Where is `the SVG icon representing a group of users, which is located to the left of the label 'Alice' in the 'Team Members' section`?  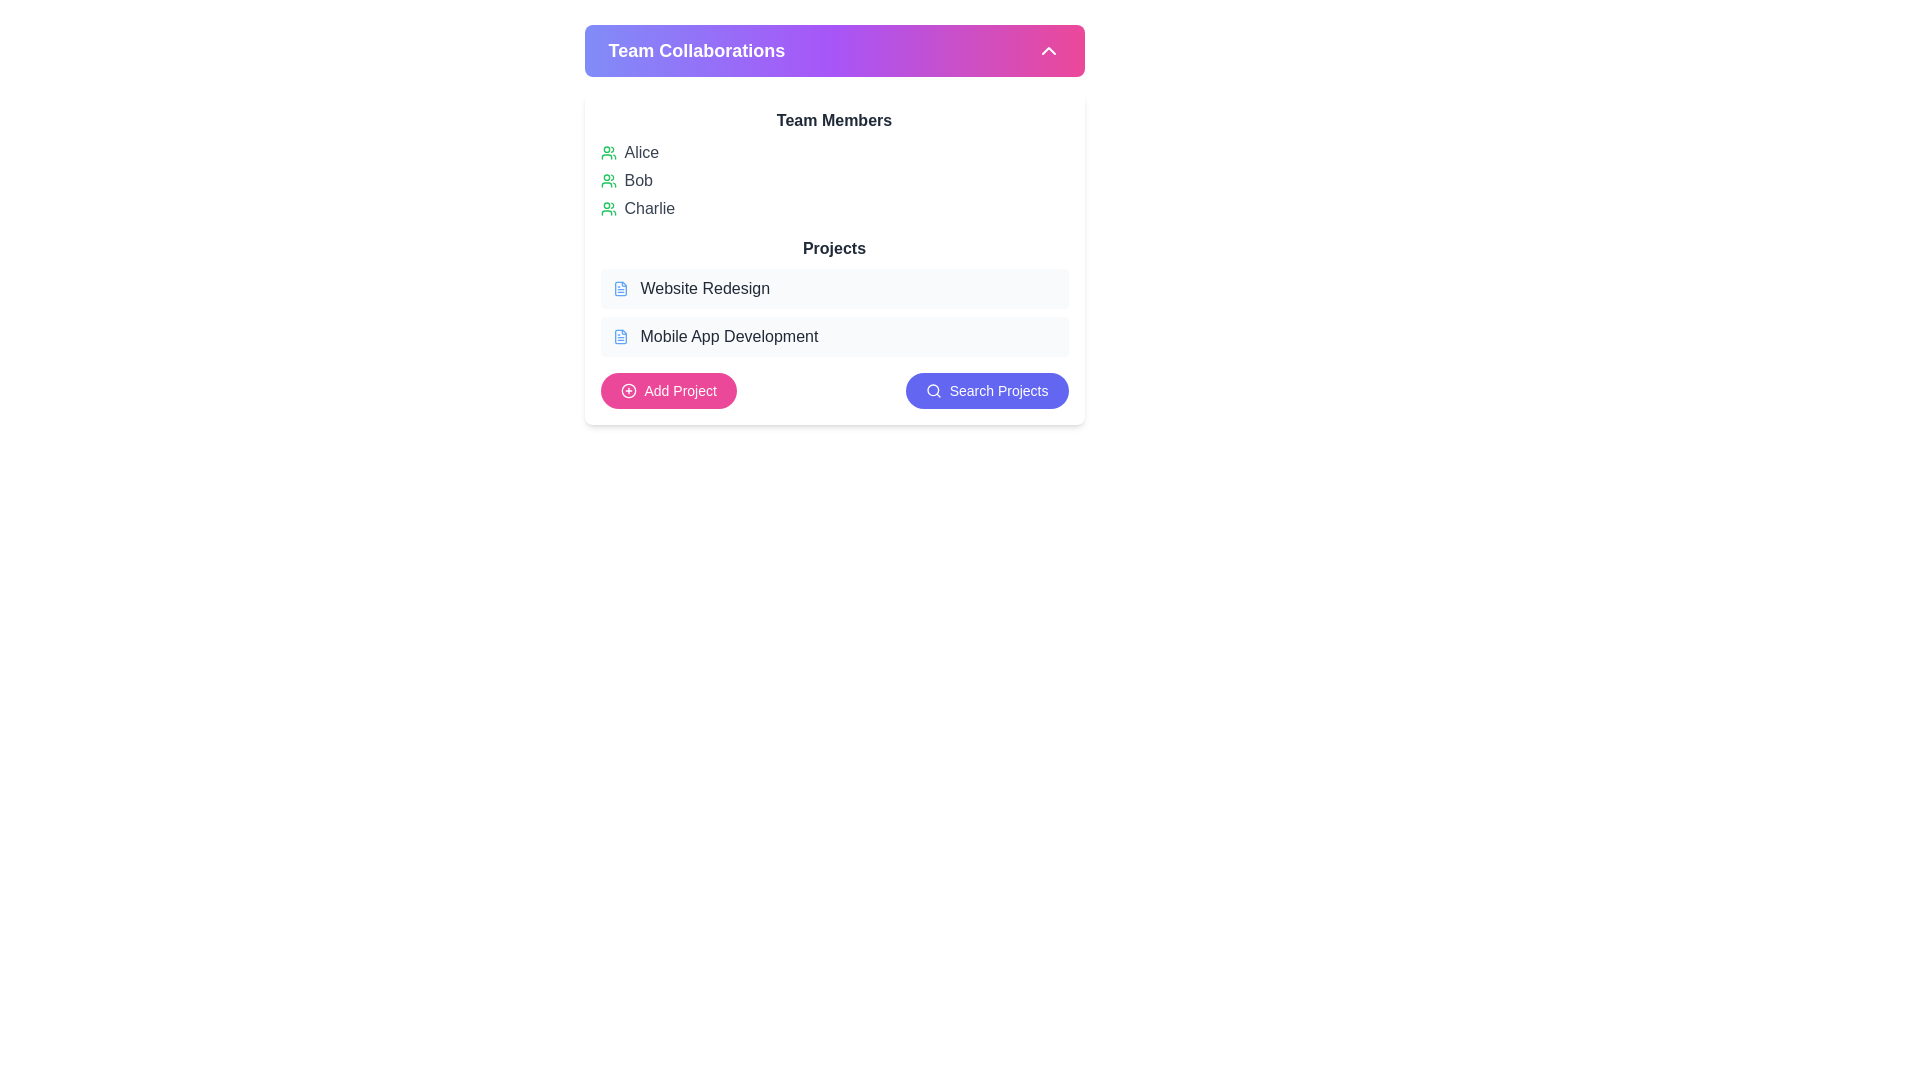
the SVG icon representing a group of users, which is located to the left of the label 'Alice' in the 'Team Members' section is located at coordinates (607, 152).